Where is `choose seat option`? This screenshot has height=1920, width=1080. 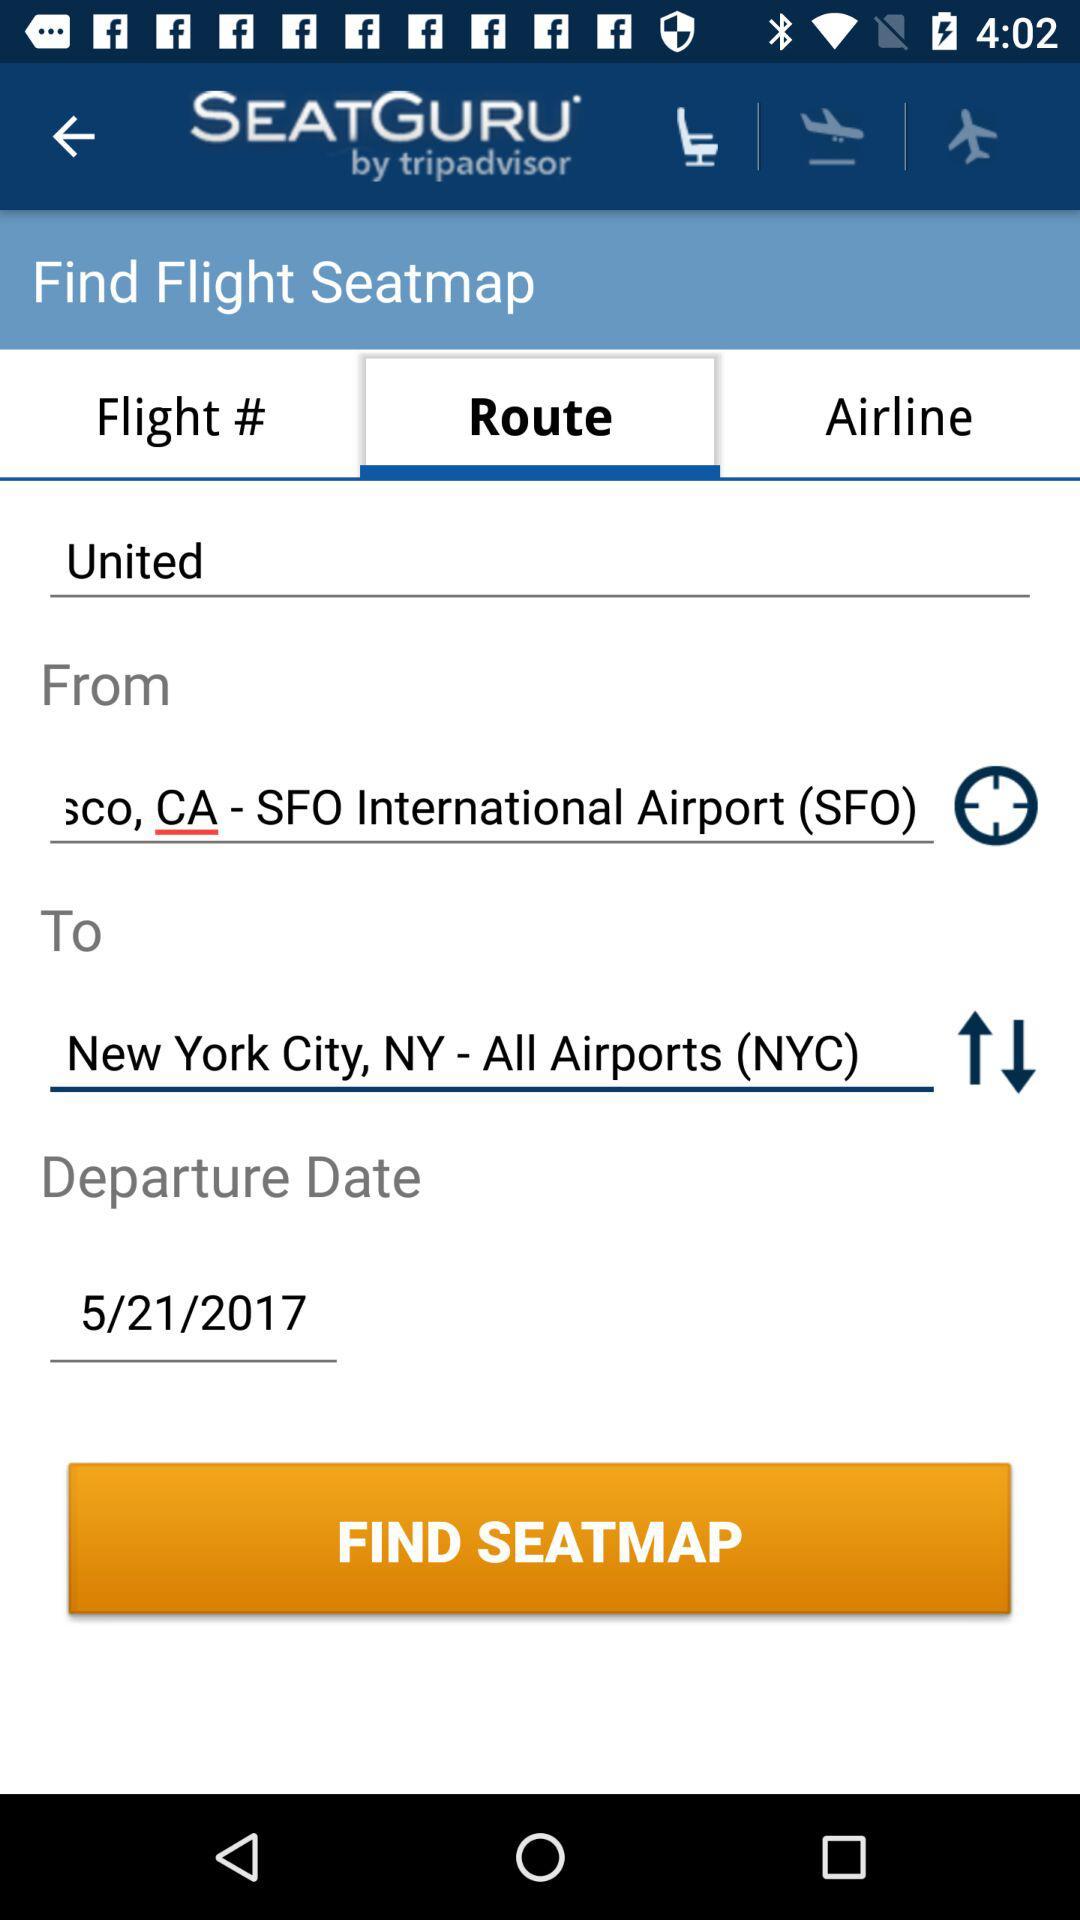
choose seat option is located at coordinates (696, 135).